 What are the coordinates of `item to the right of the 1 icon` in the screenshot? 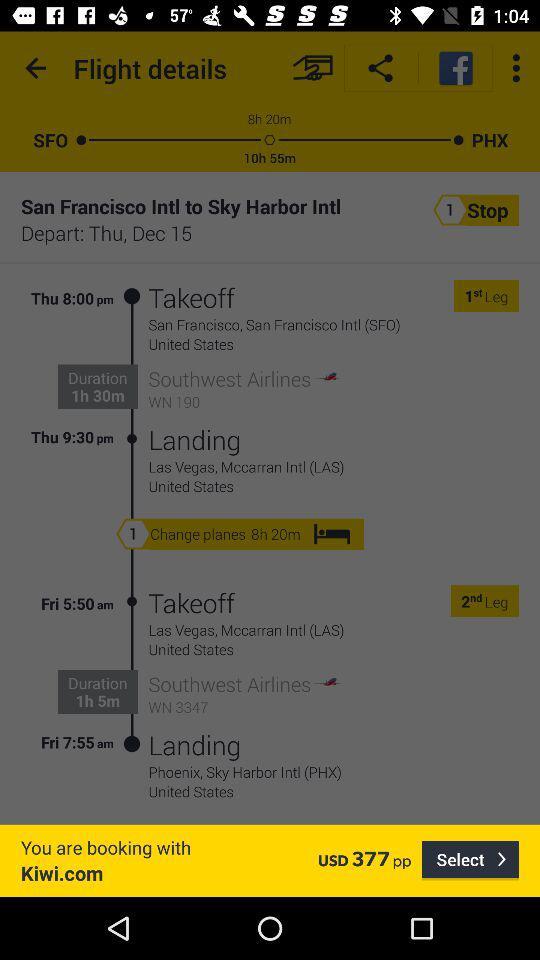 It's located at (476, 295).